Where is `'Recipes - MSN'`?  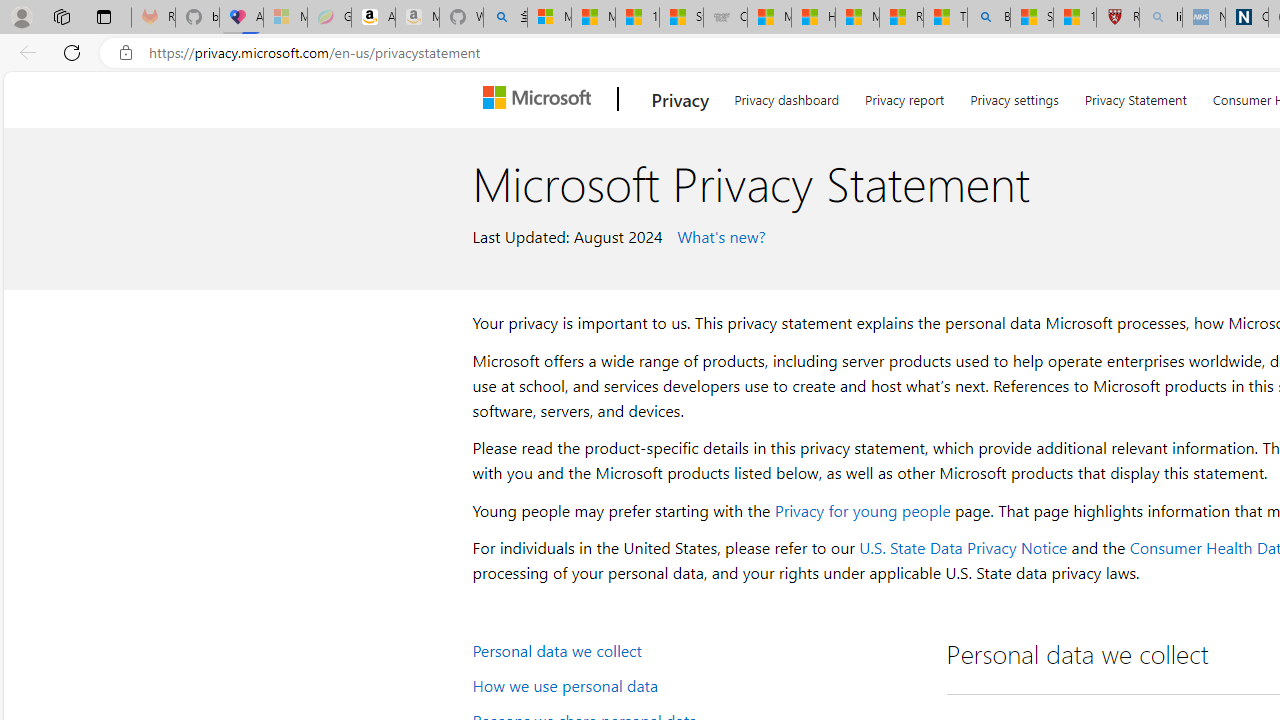 'Recipes - MSN' is located at coordinates (900, 17).